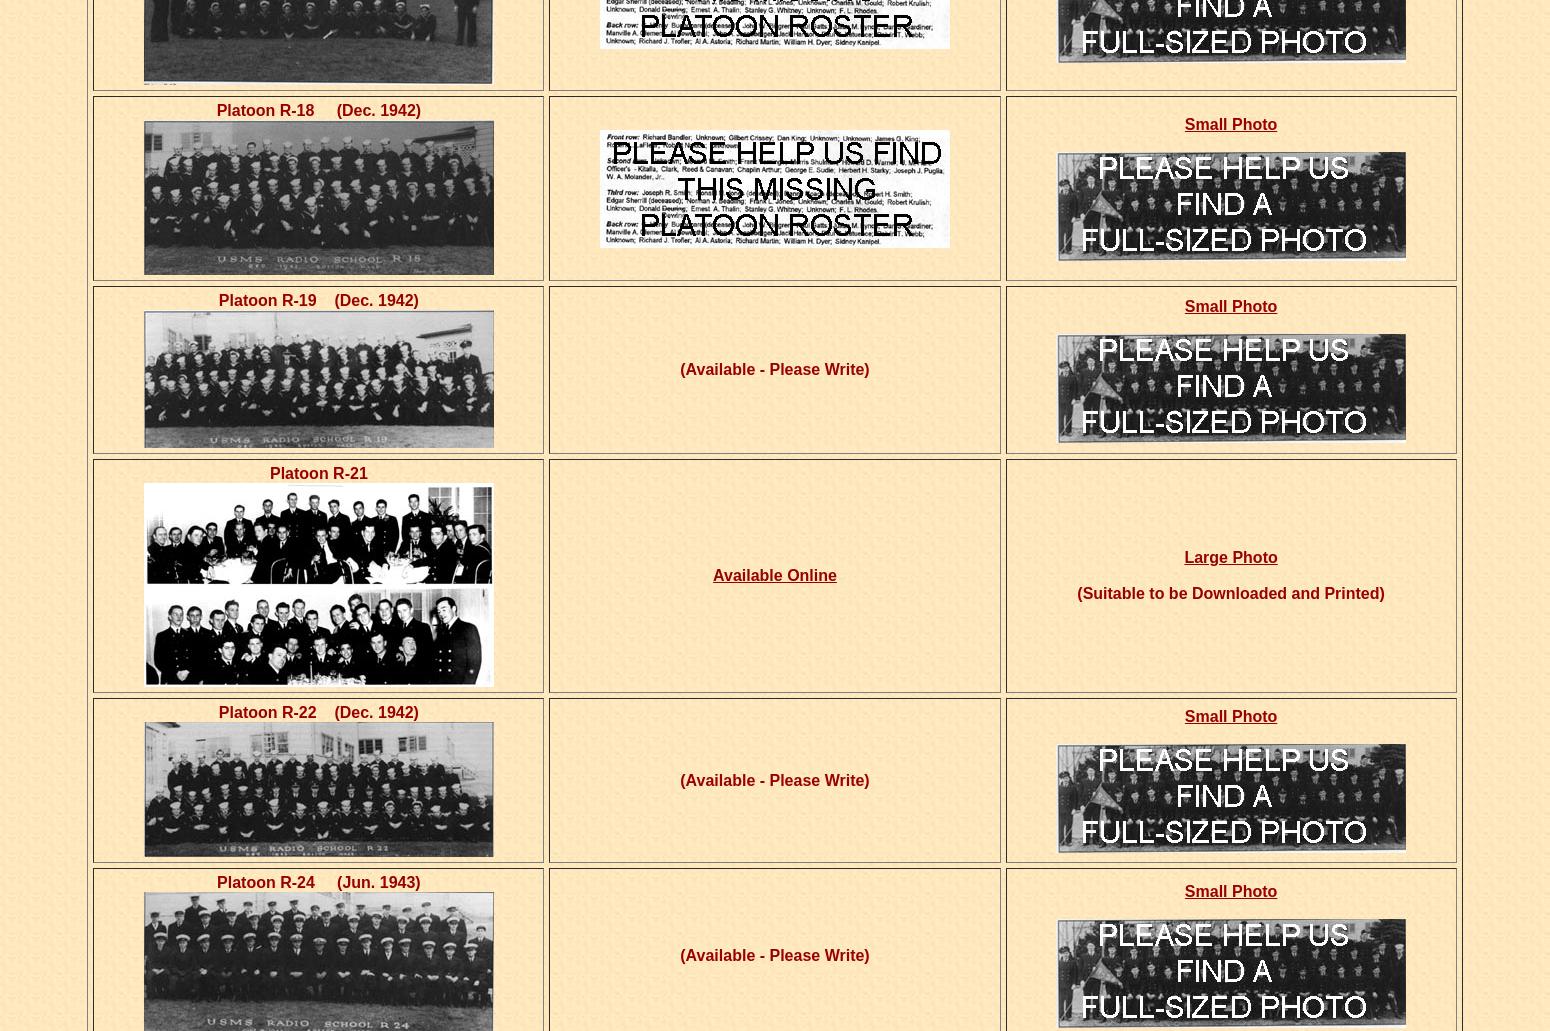 Image resolution: width=1550 pixels, height=1031 pixels. What do you see at coordinates (317, 300) in the screenshot?
I see `'Platoon R-19    (Dec. 
                
                1942)'` at bounding box center [317, 300].